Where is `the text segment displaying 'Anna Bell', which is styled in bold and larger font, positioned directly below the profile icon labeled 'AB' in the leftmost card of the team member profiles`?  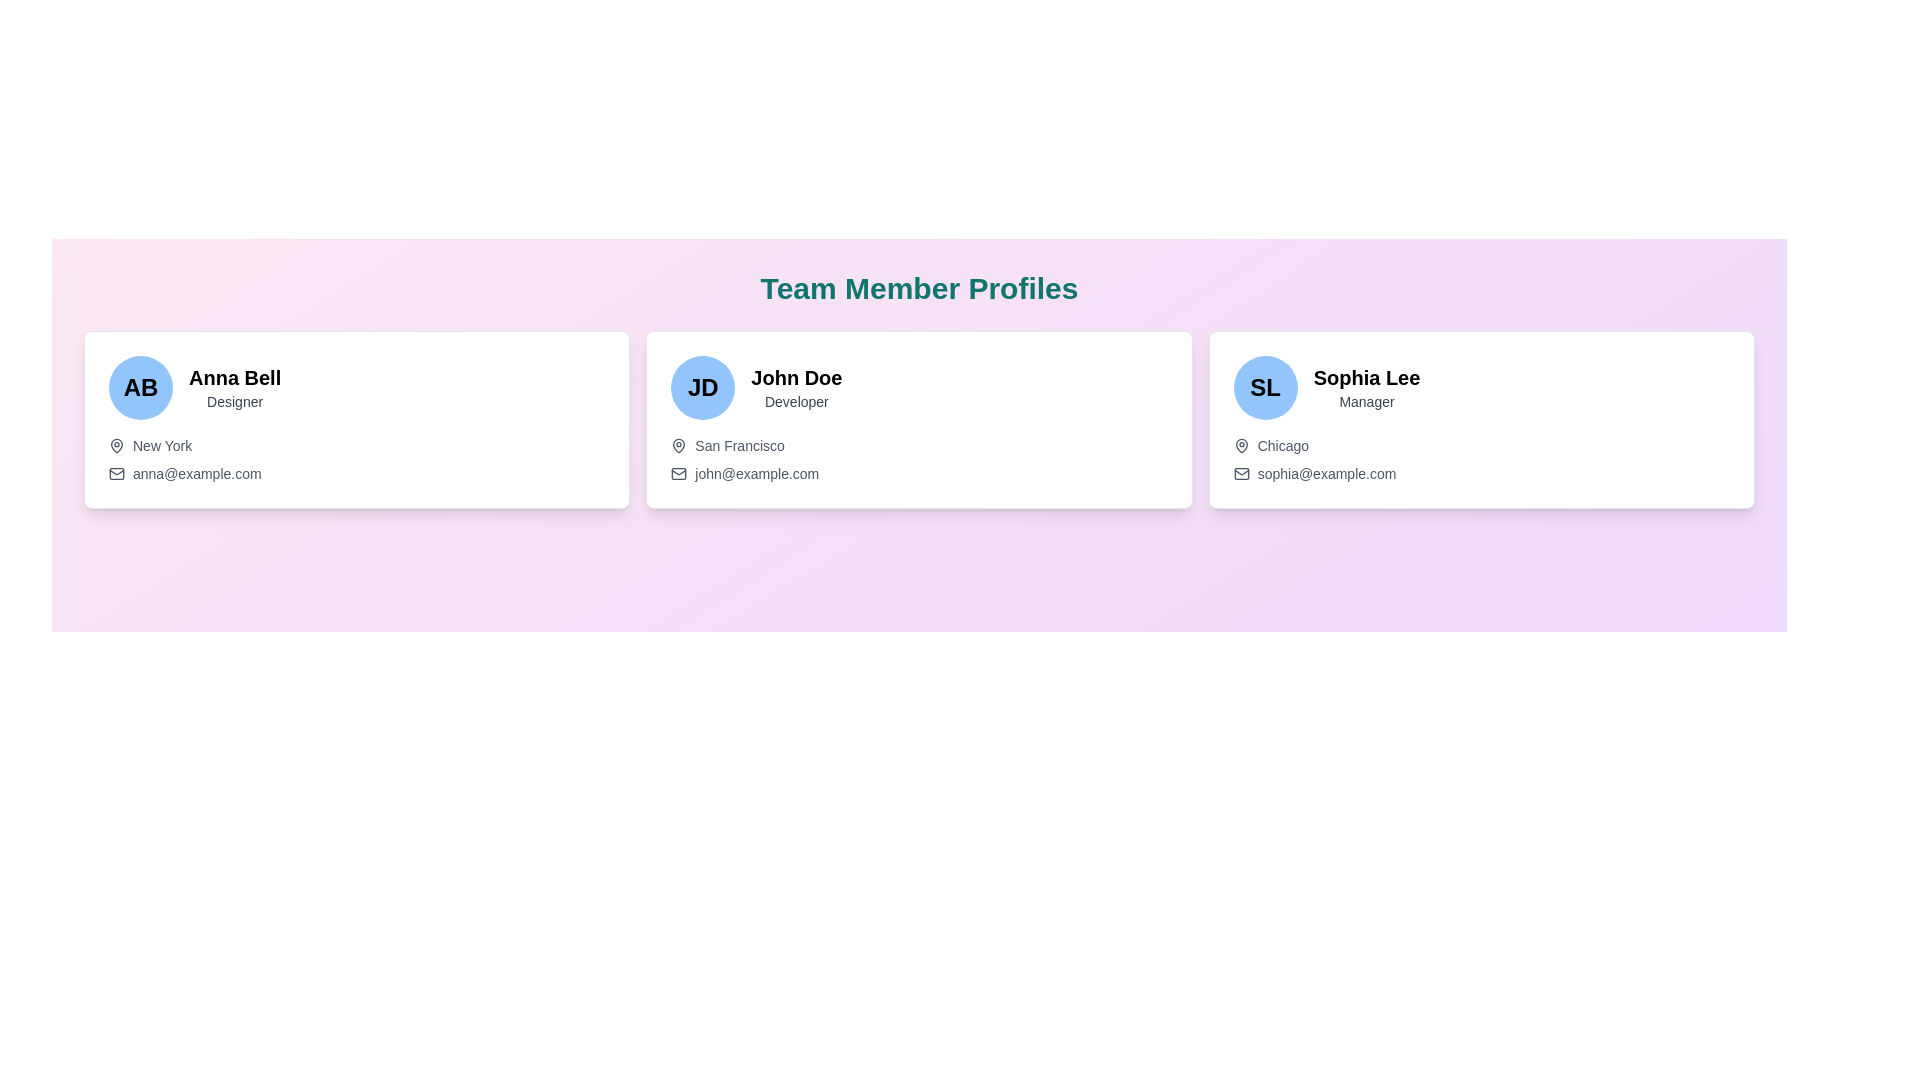
the text segment displaying 'Anna Bell', which is styled in bold and larger font, positioned directly below the profile icon labeled 'AB' in the leftmost card of the team member profiles is located at coordinates (235, 378).